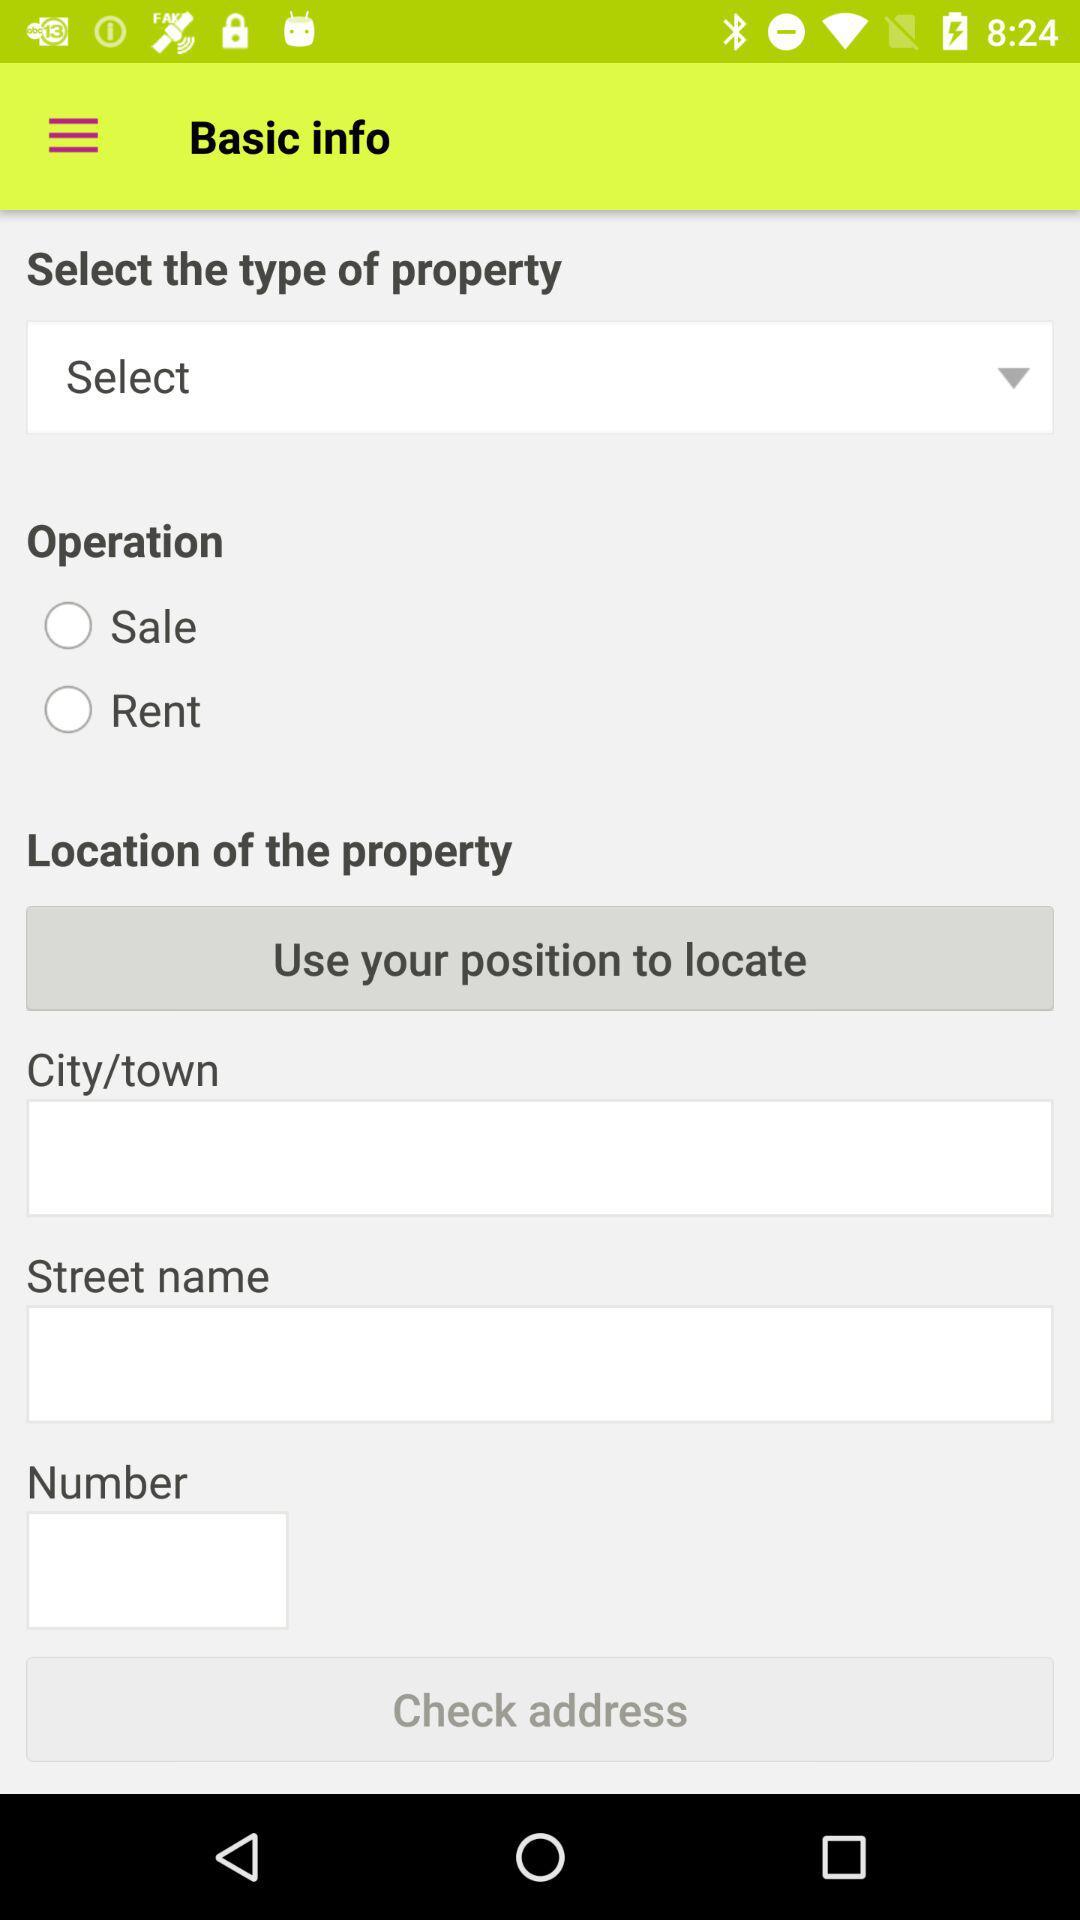 The height and width of the screenshot is (1920, 1080). I want to click on text field, so click(156, 1569).